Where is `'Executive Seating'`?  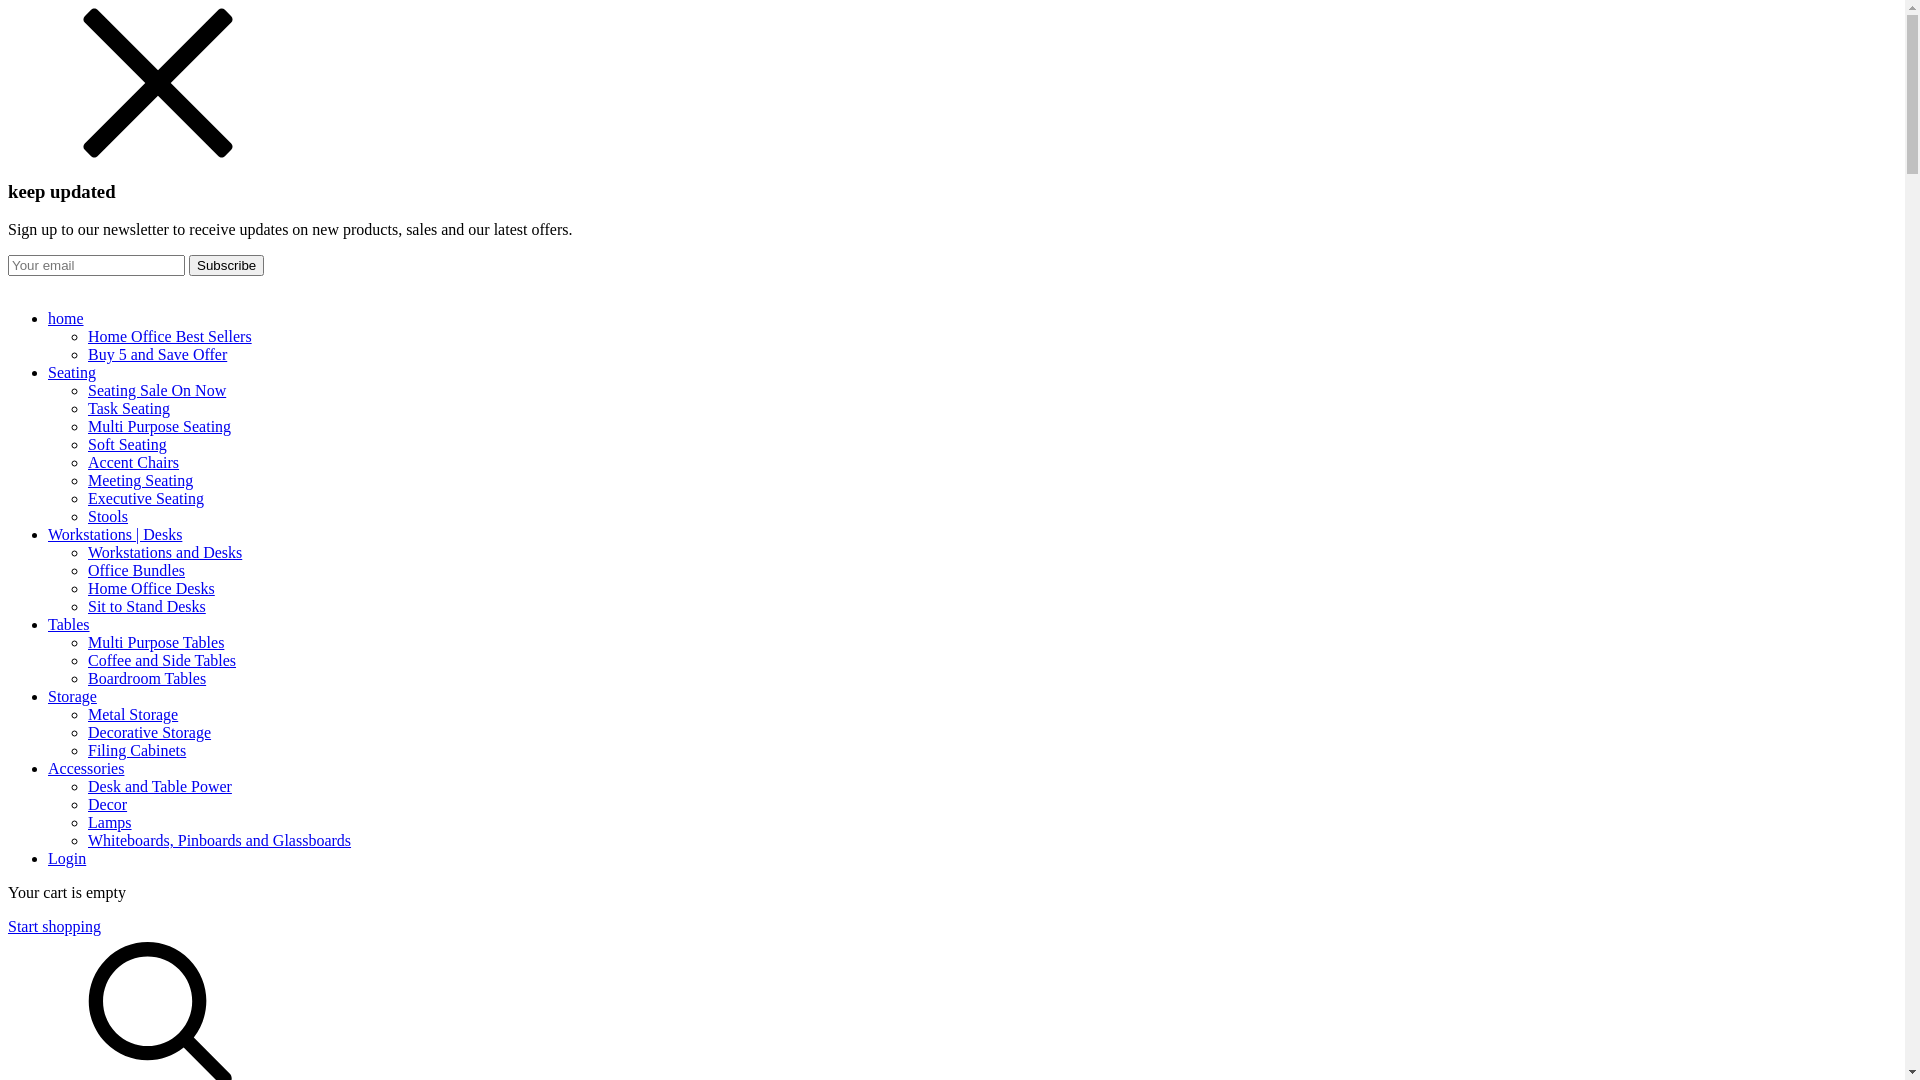 'Executive Seating' is located at coordinates (144, 497).